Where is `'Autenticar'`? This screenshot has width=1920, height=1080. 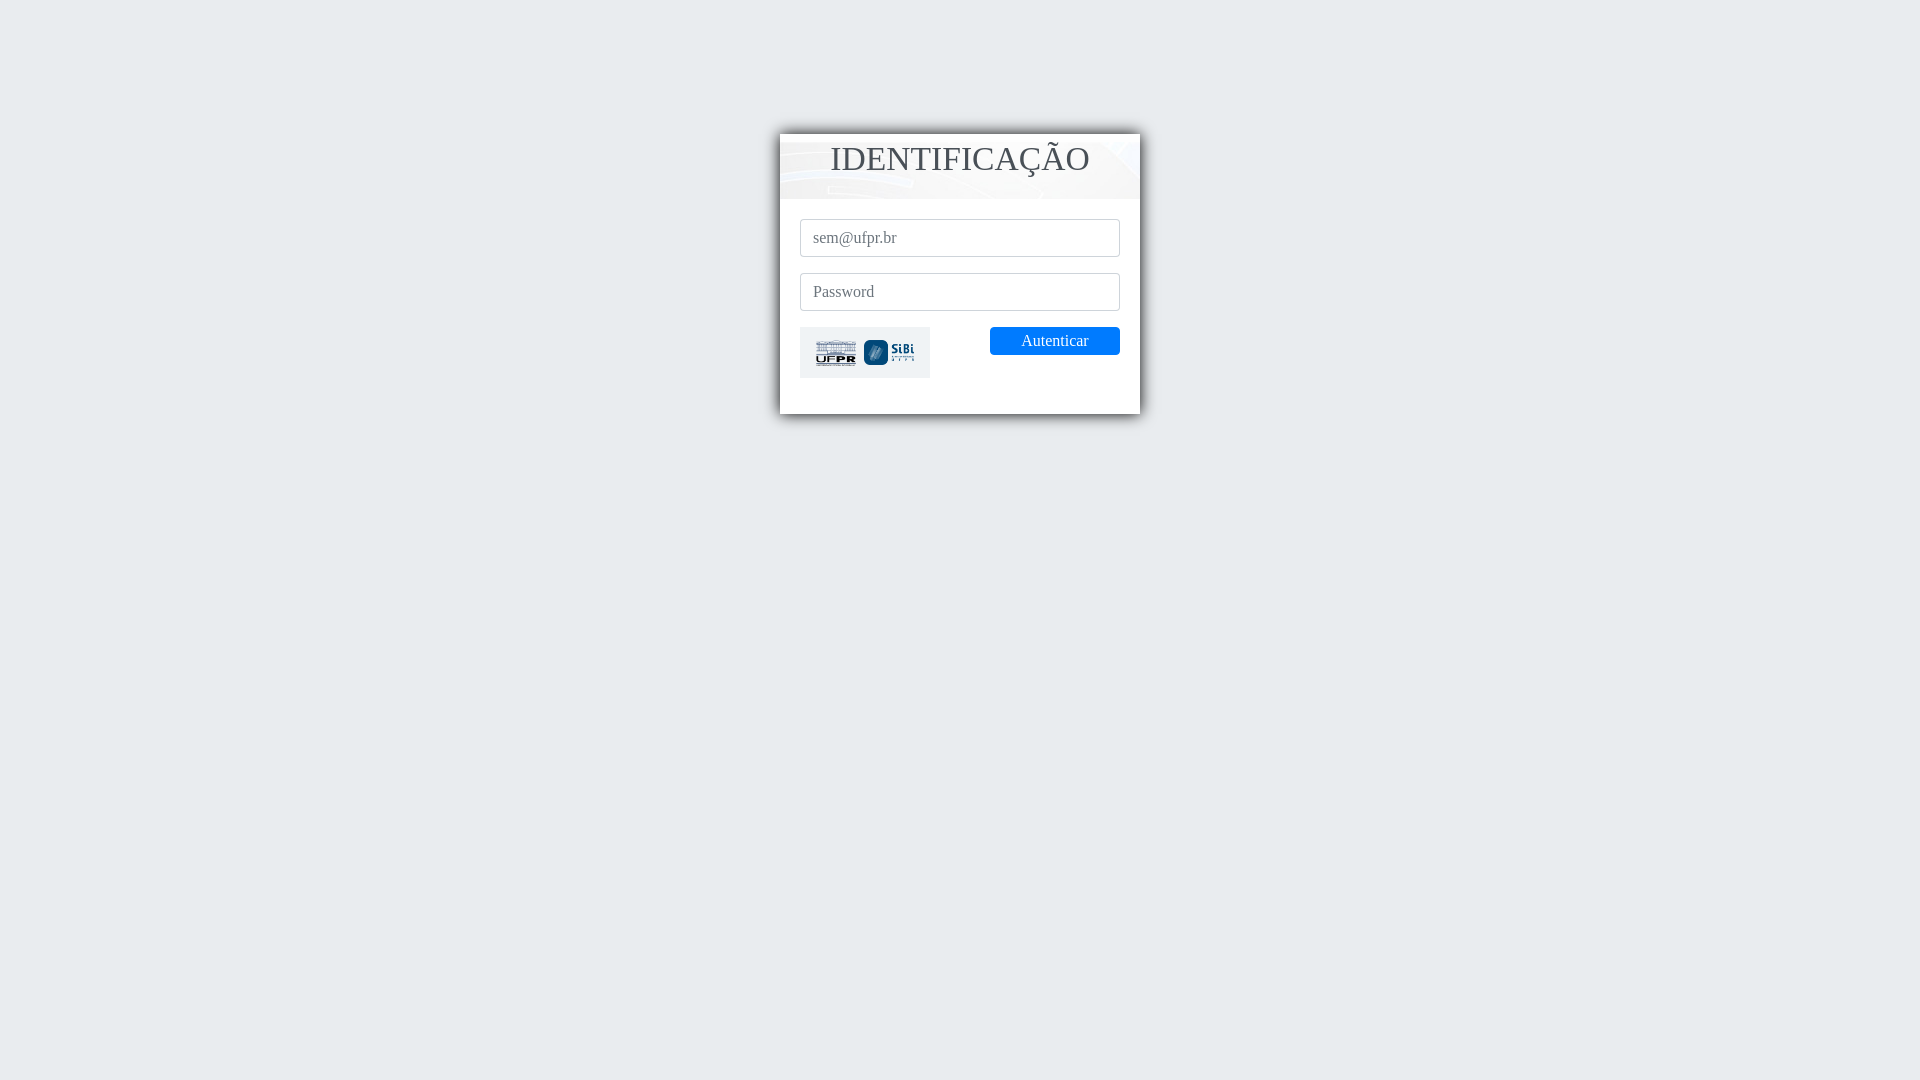 'Autenticar' is located at coordinates (1054, 339).